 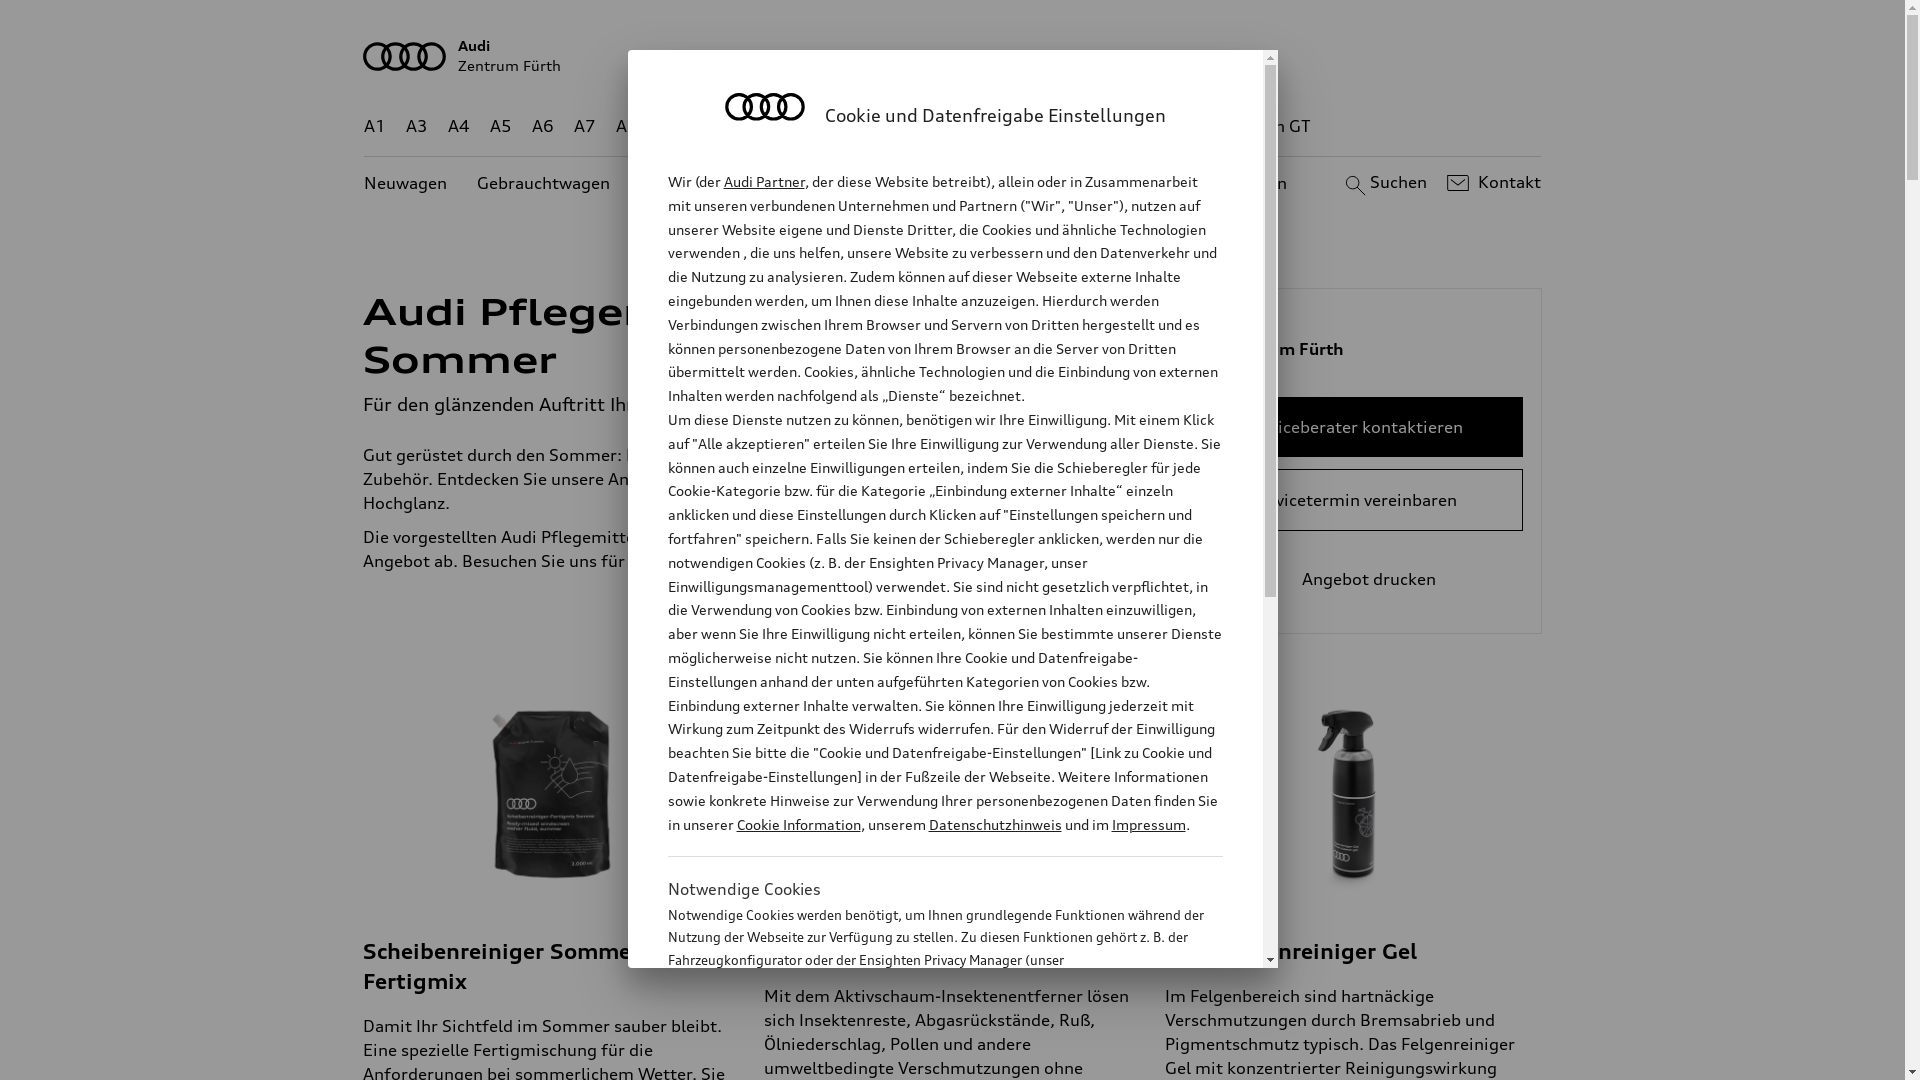 I want to click on 'Kontakt', so click(x=1491, y=182).